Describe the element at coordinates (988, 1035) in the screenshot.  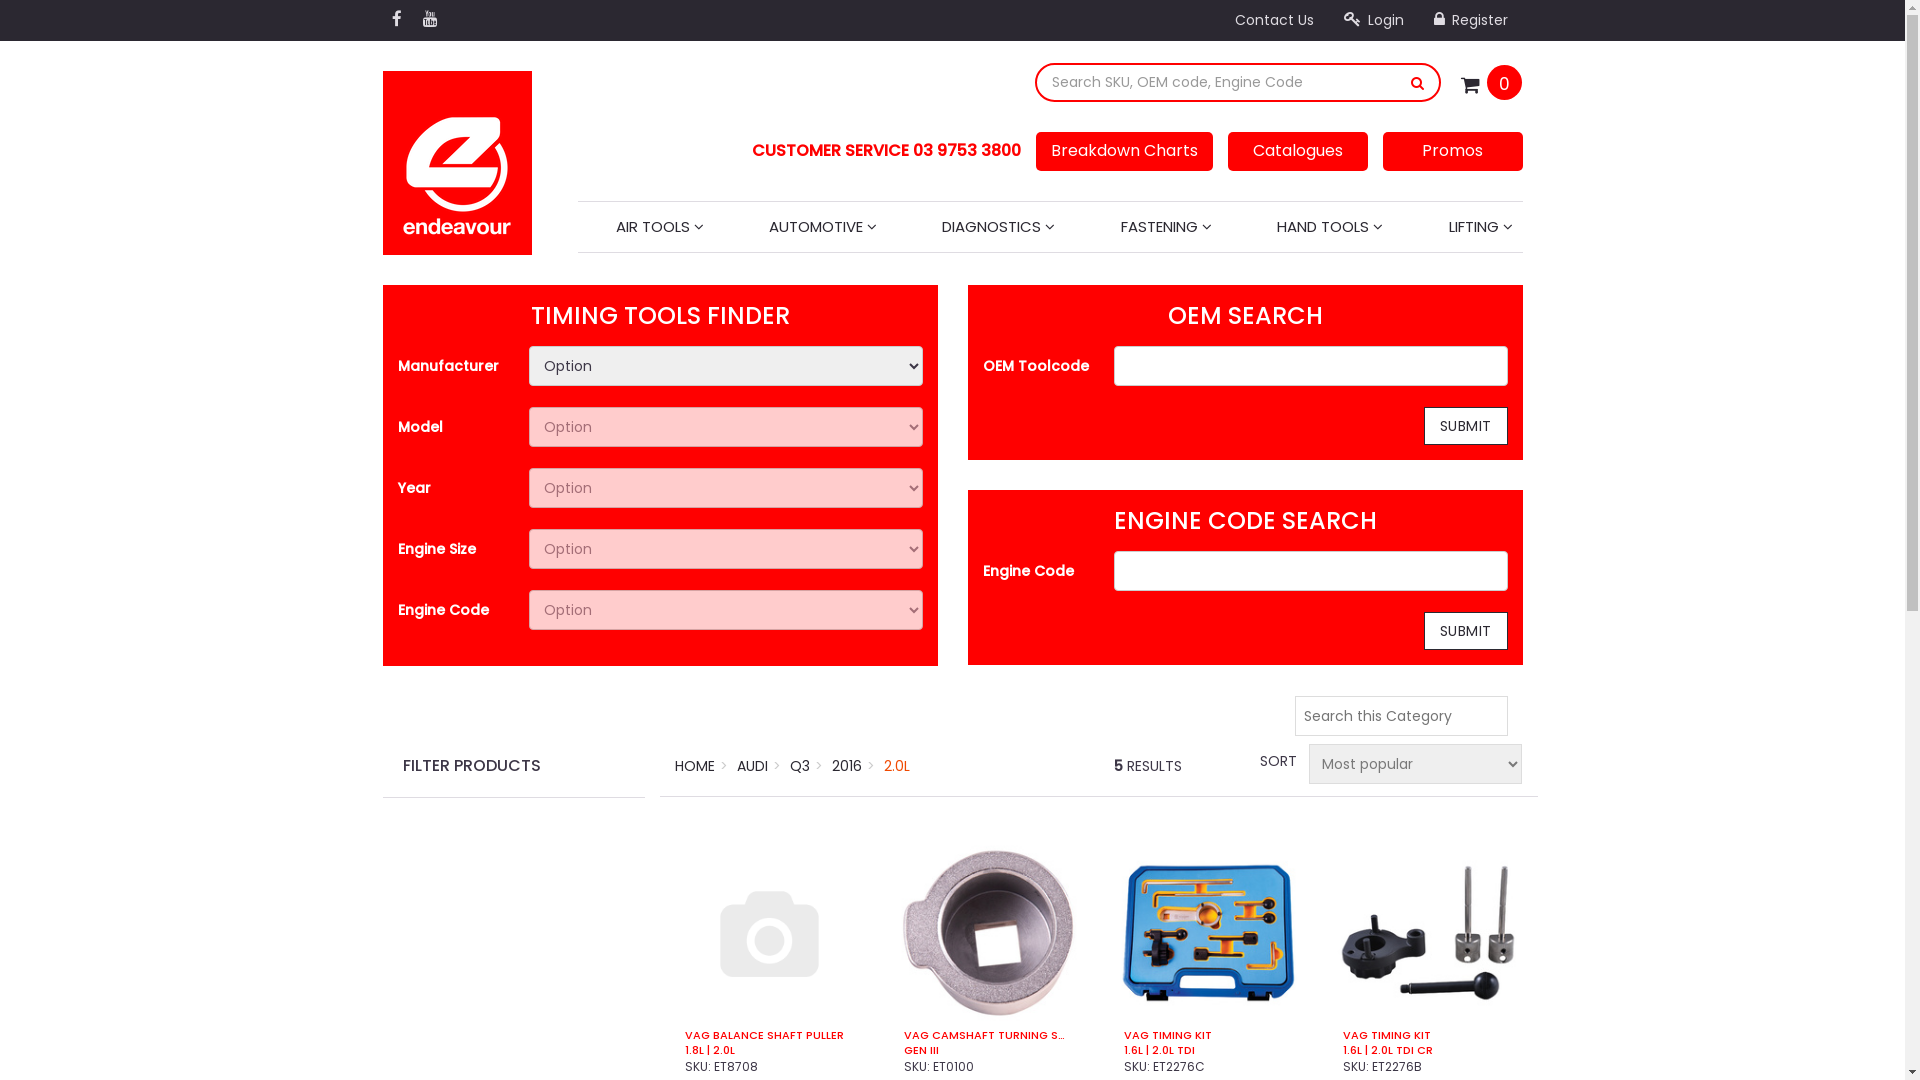
I see `'VAG CAMSHAFT TURNING SOCKET'` at that location.